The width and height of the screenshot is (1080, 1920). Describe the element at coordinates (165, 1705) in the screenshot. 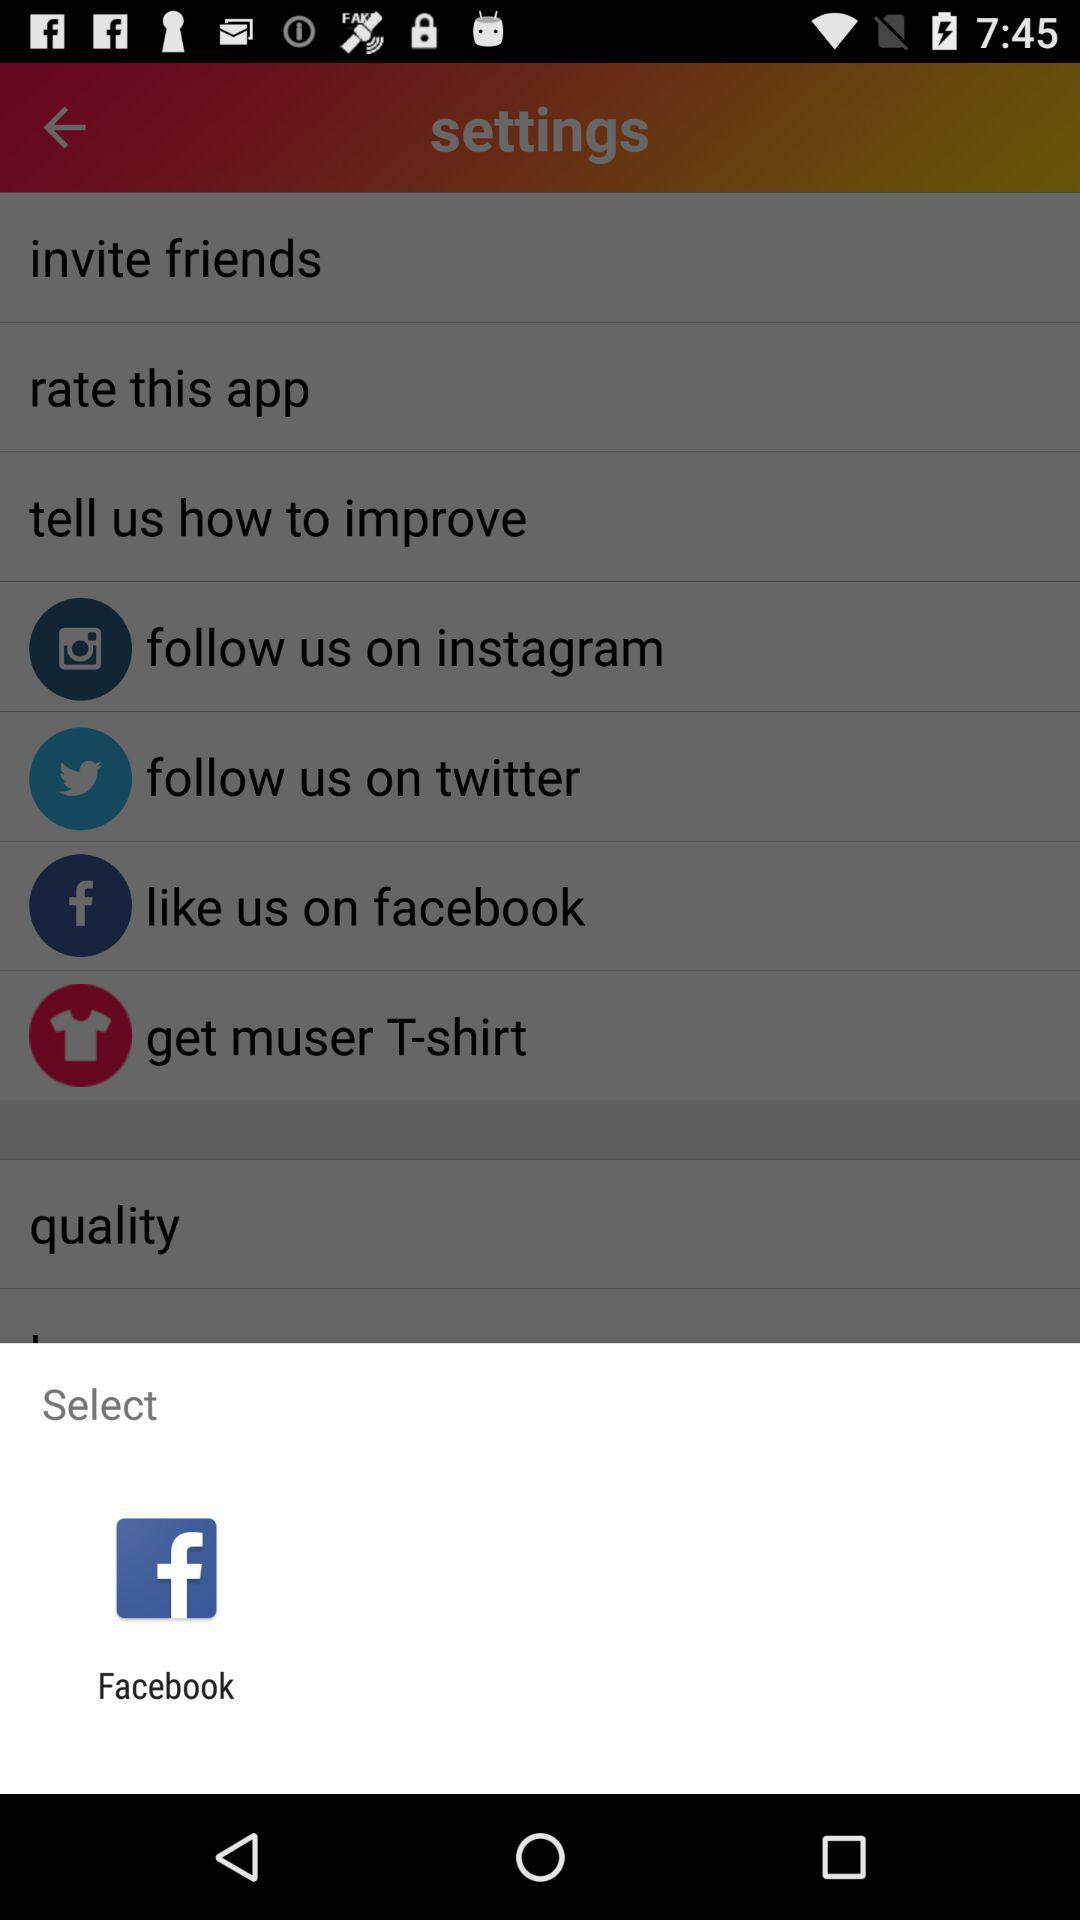

I see `facebook app` at that location.